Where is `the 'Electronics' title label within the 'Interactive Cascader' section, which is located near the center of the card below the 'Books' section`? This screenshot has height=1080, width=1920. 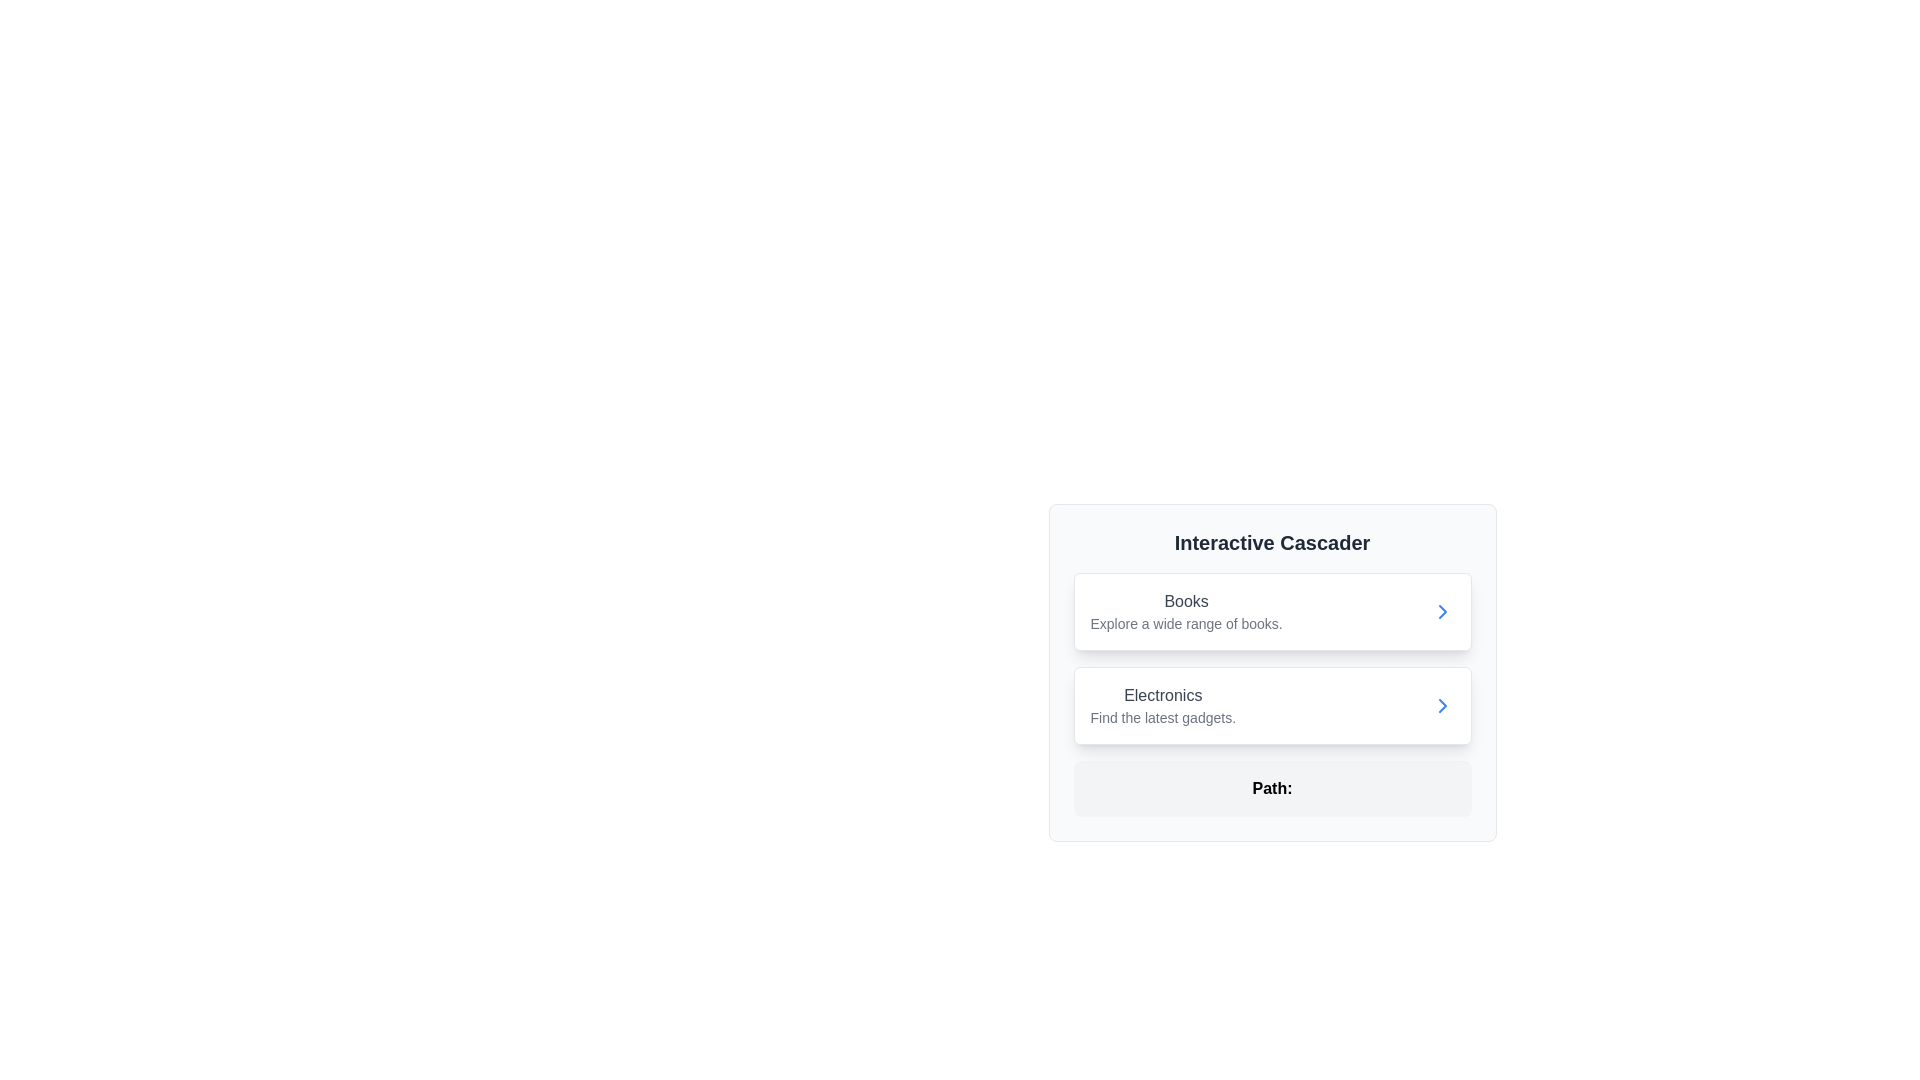
the 'Electronics' title label within the 'Interactive Cascader' section, which is located near the center of the card below the 'Books' section is located at coordinates (1163, 694).